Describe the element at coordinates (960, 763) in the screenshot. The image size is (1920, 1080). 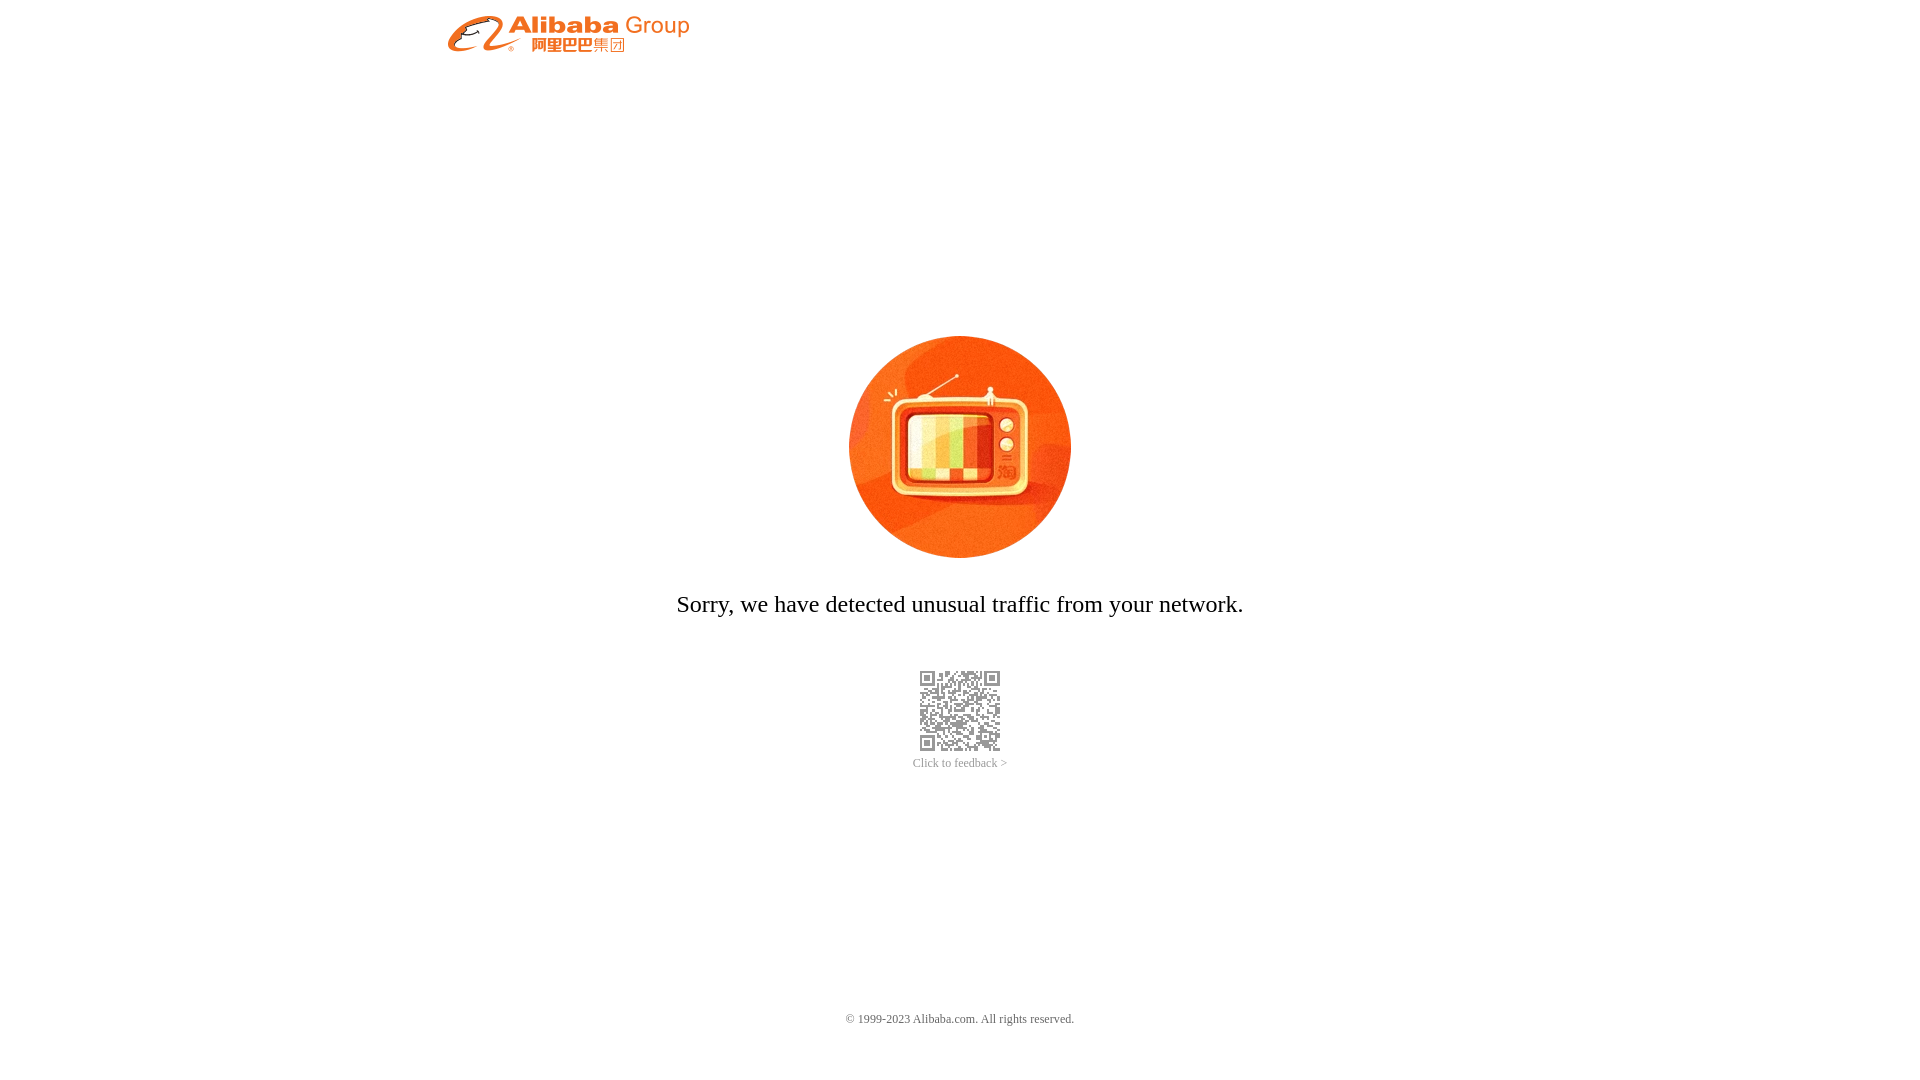
I see `'Click to feedback >'` at that location.